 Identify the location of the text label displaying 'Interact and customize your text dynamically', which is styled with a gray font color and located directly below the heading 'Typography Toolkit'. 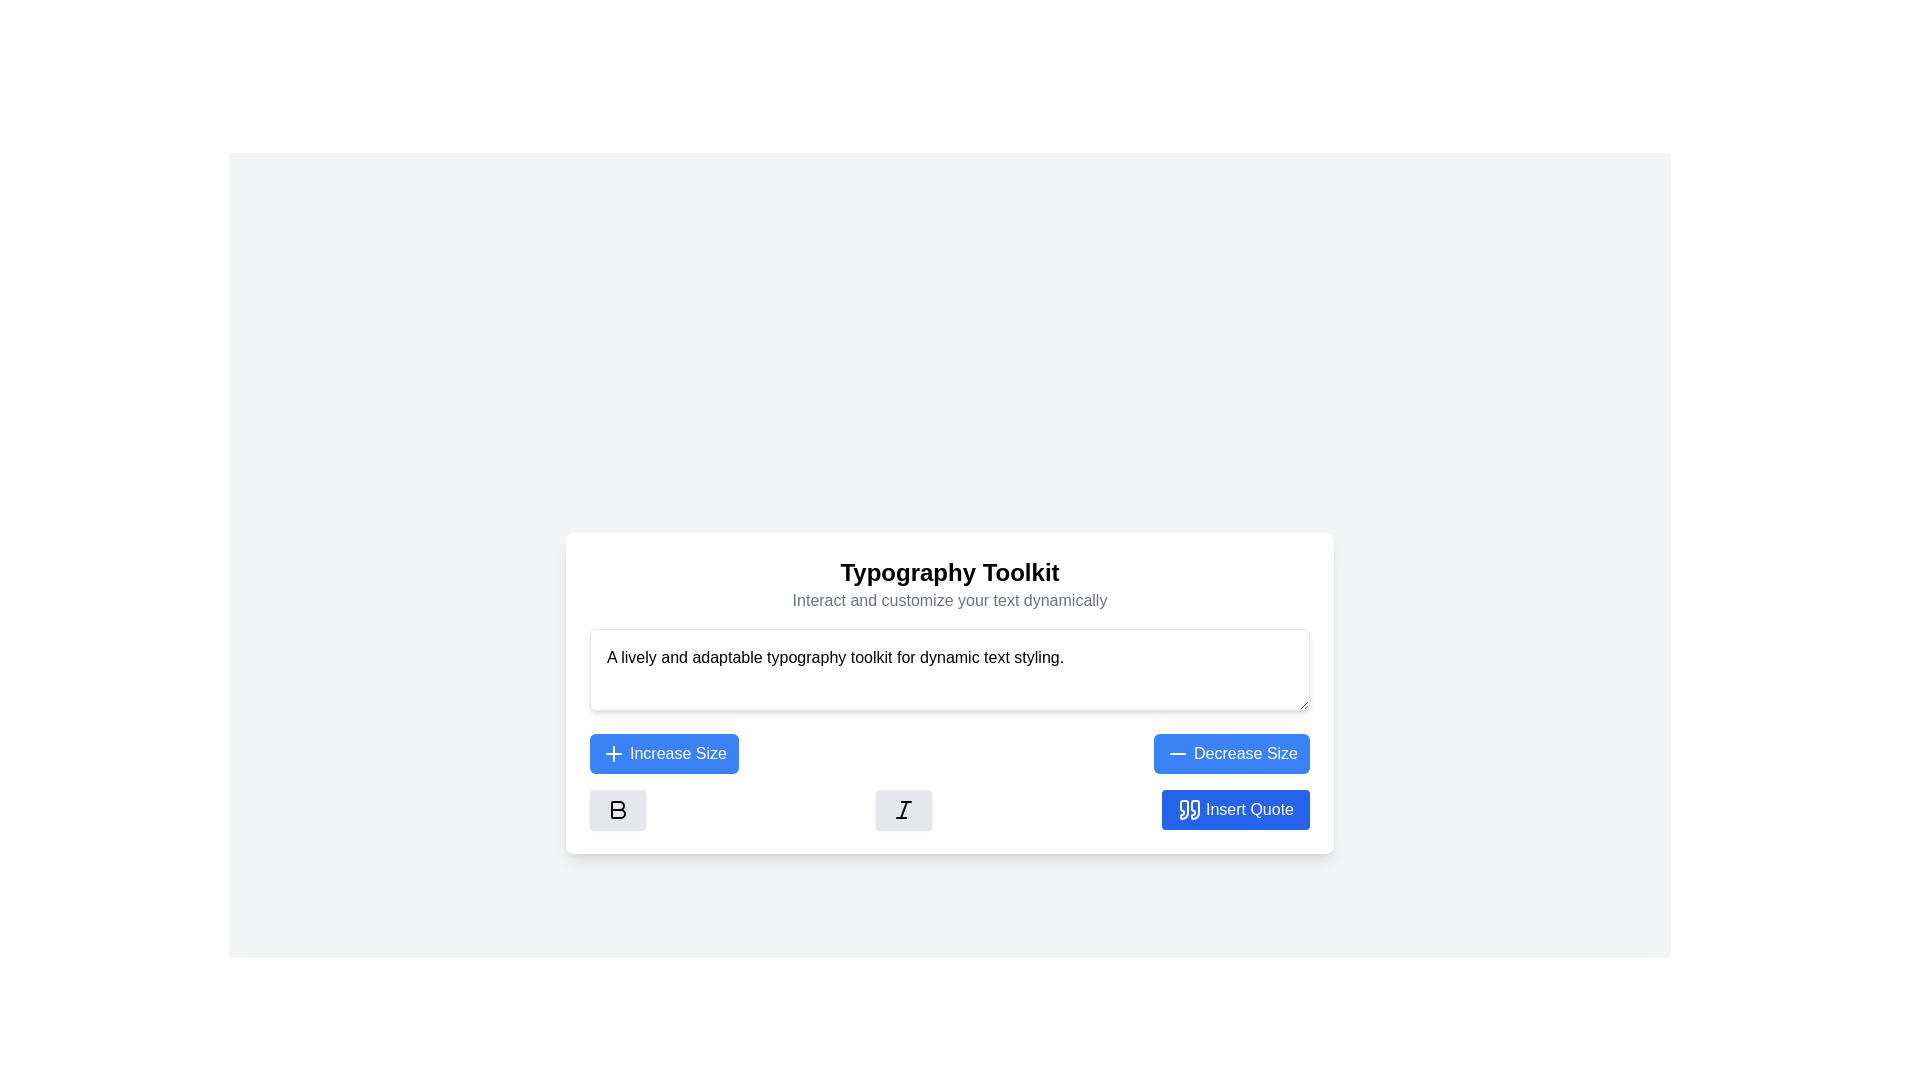
(949, 599).